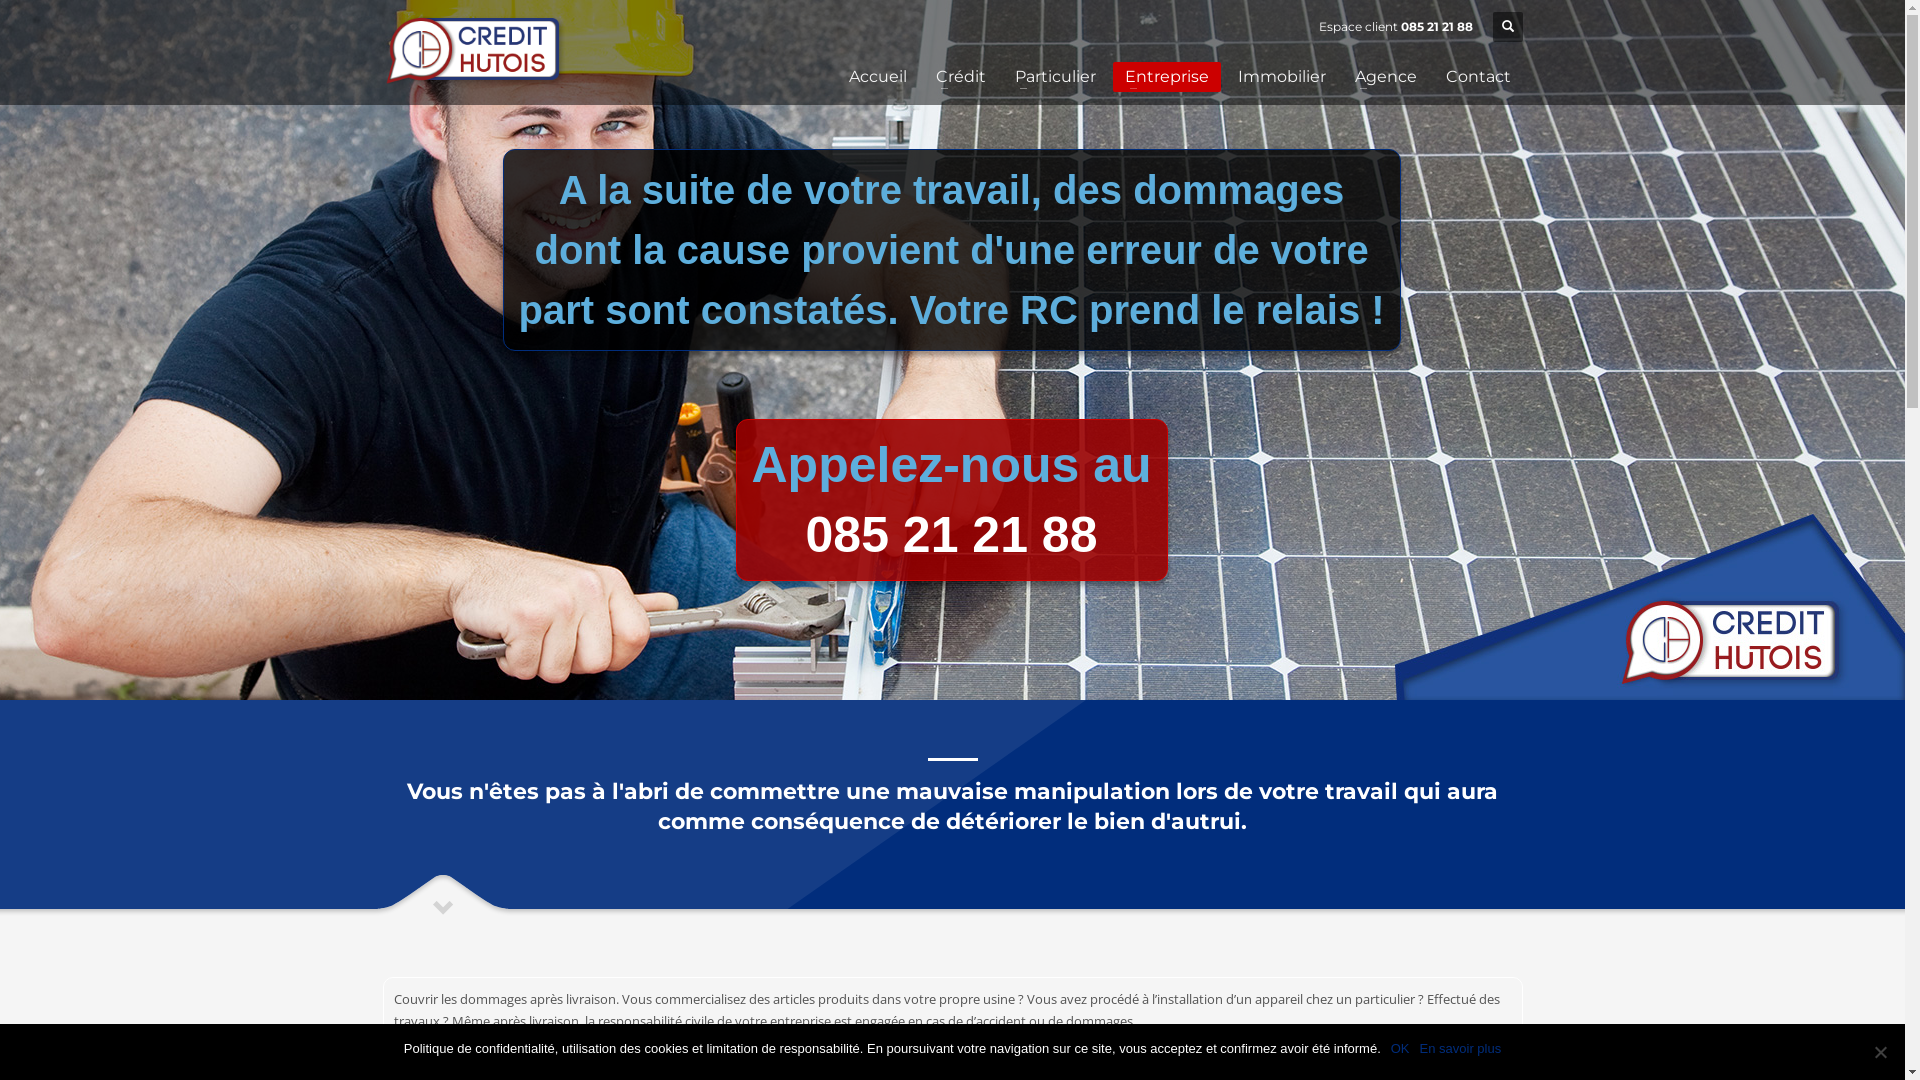 The height and width of the screenshot is (1080, 1920). I want to click on 'Agence', so click(1384, 76).